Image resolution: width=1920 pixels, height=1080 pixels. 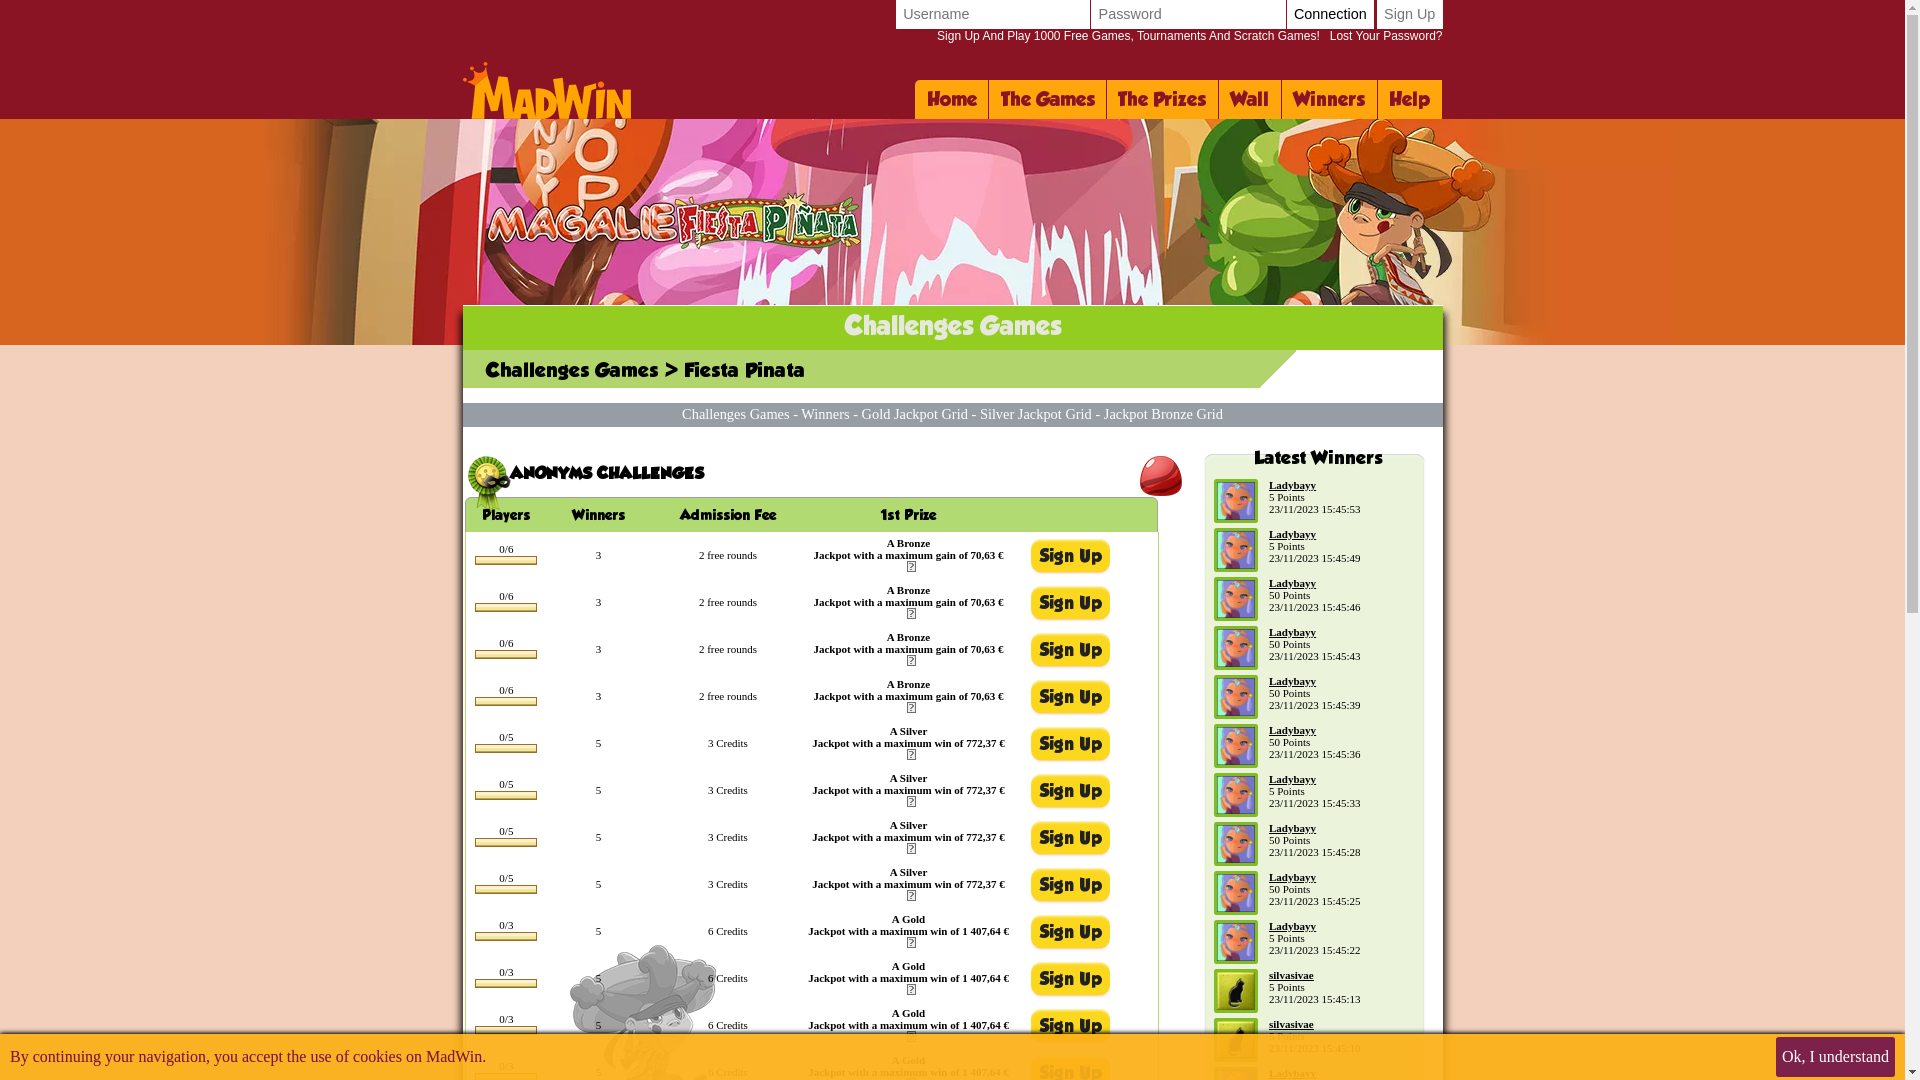 What do you see at coordinates (1292, 778) in the screenshot?
I see `'Ladybayy'` at bounding box center [1292, 778].